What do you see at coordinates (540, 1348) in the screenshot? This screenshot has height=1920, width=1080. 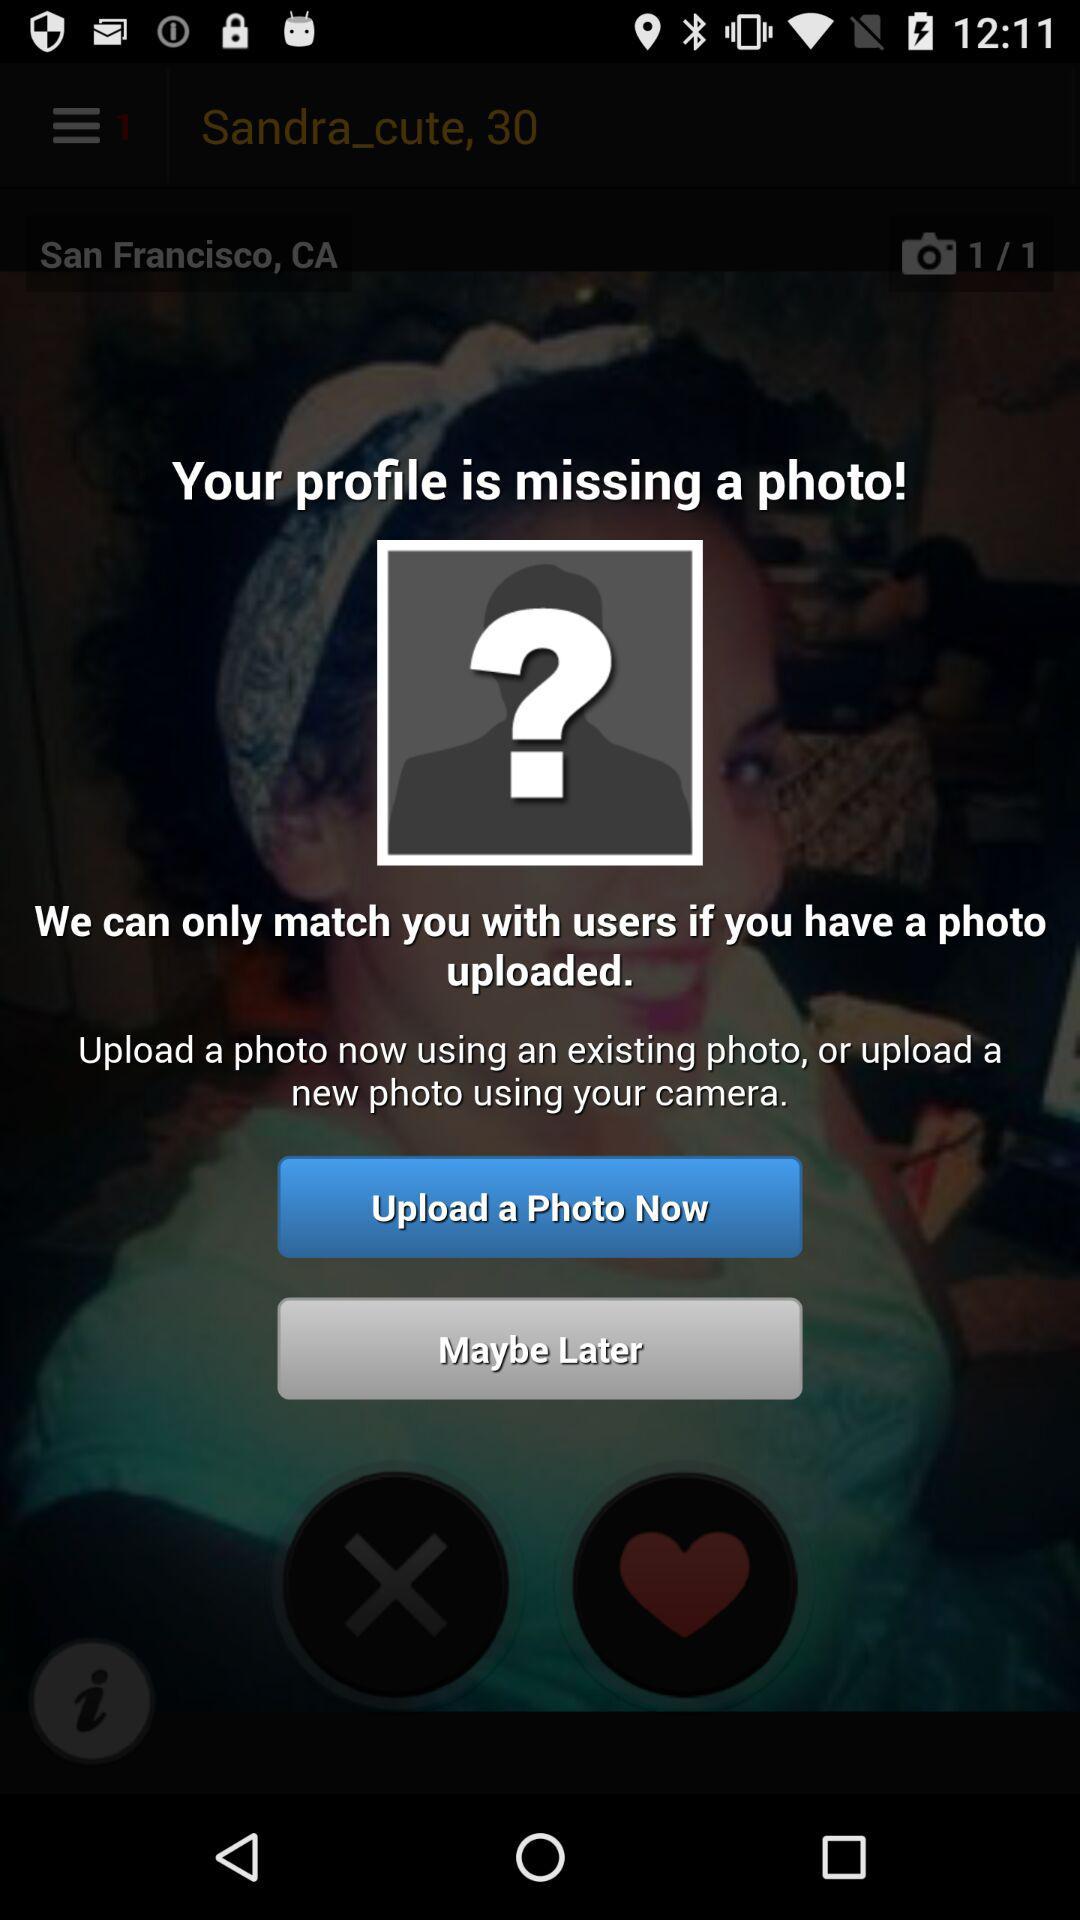 I see `item below the upload a photo` at bounding box center [540, 1348].